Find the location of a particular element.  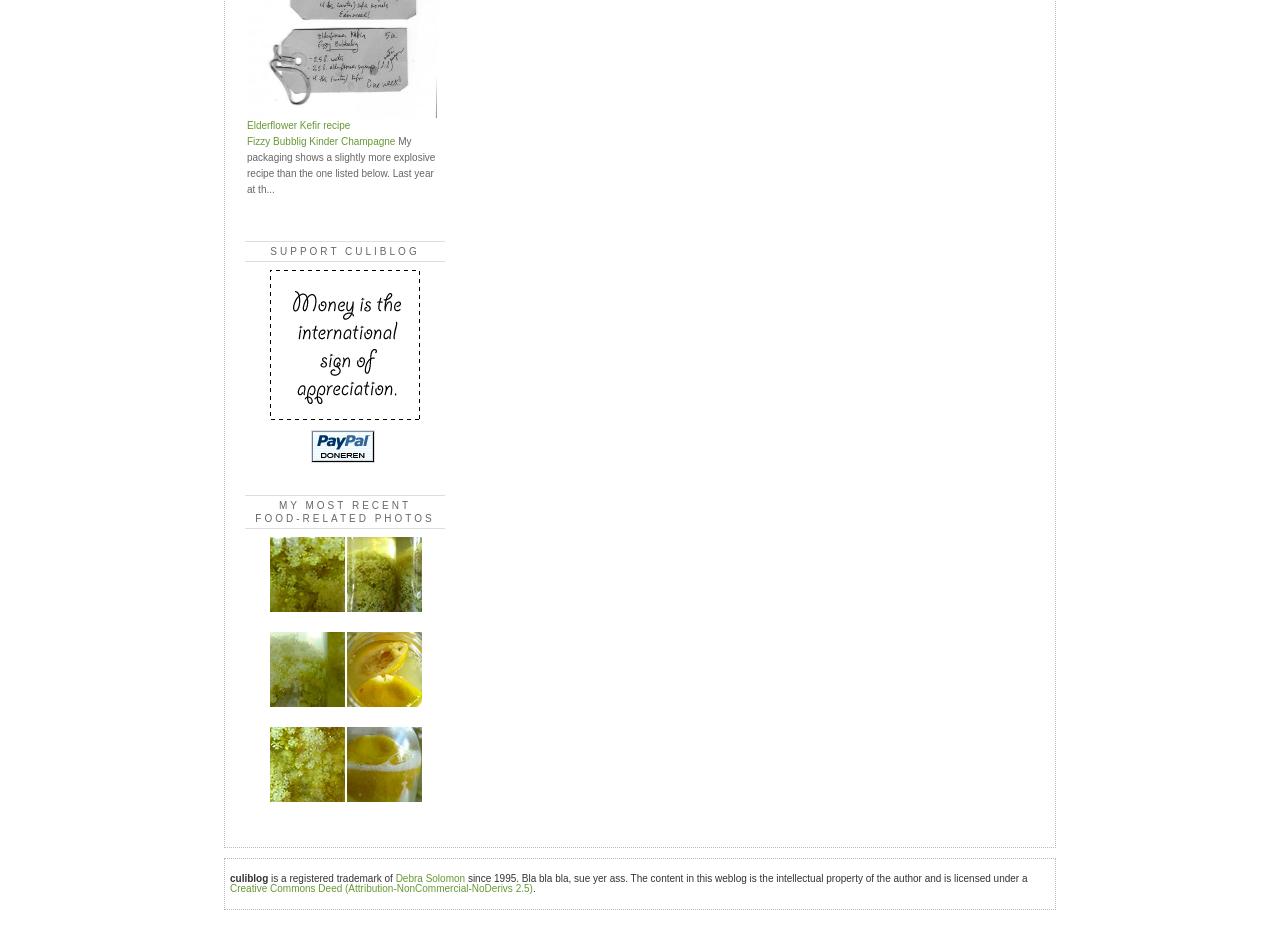

'Fizzy Bubblig Kinder Champagne' is located at coordinates (322, 140).